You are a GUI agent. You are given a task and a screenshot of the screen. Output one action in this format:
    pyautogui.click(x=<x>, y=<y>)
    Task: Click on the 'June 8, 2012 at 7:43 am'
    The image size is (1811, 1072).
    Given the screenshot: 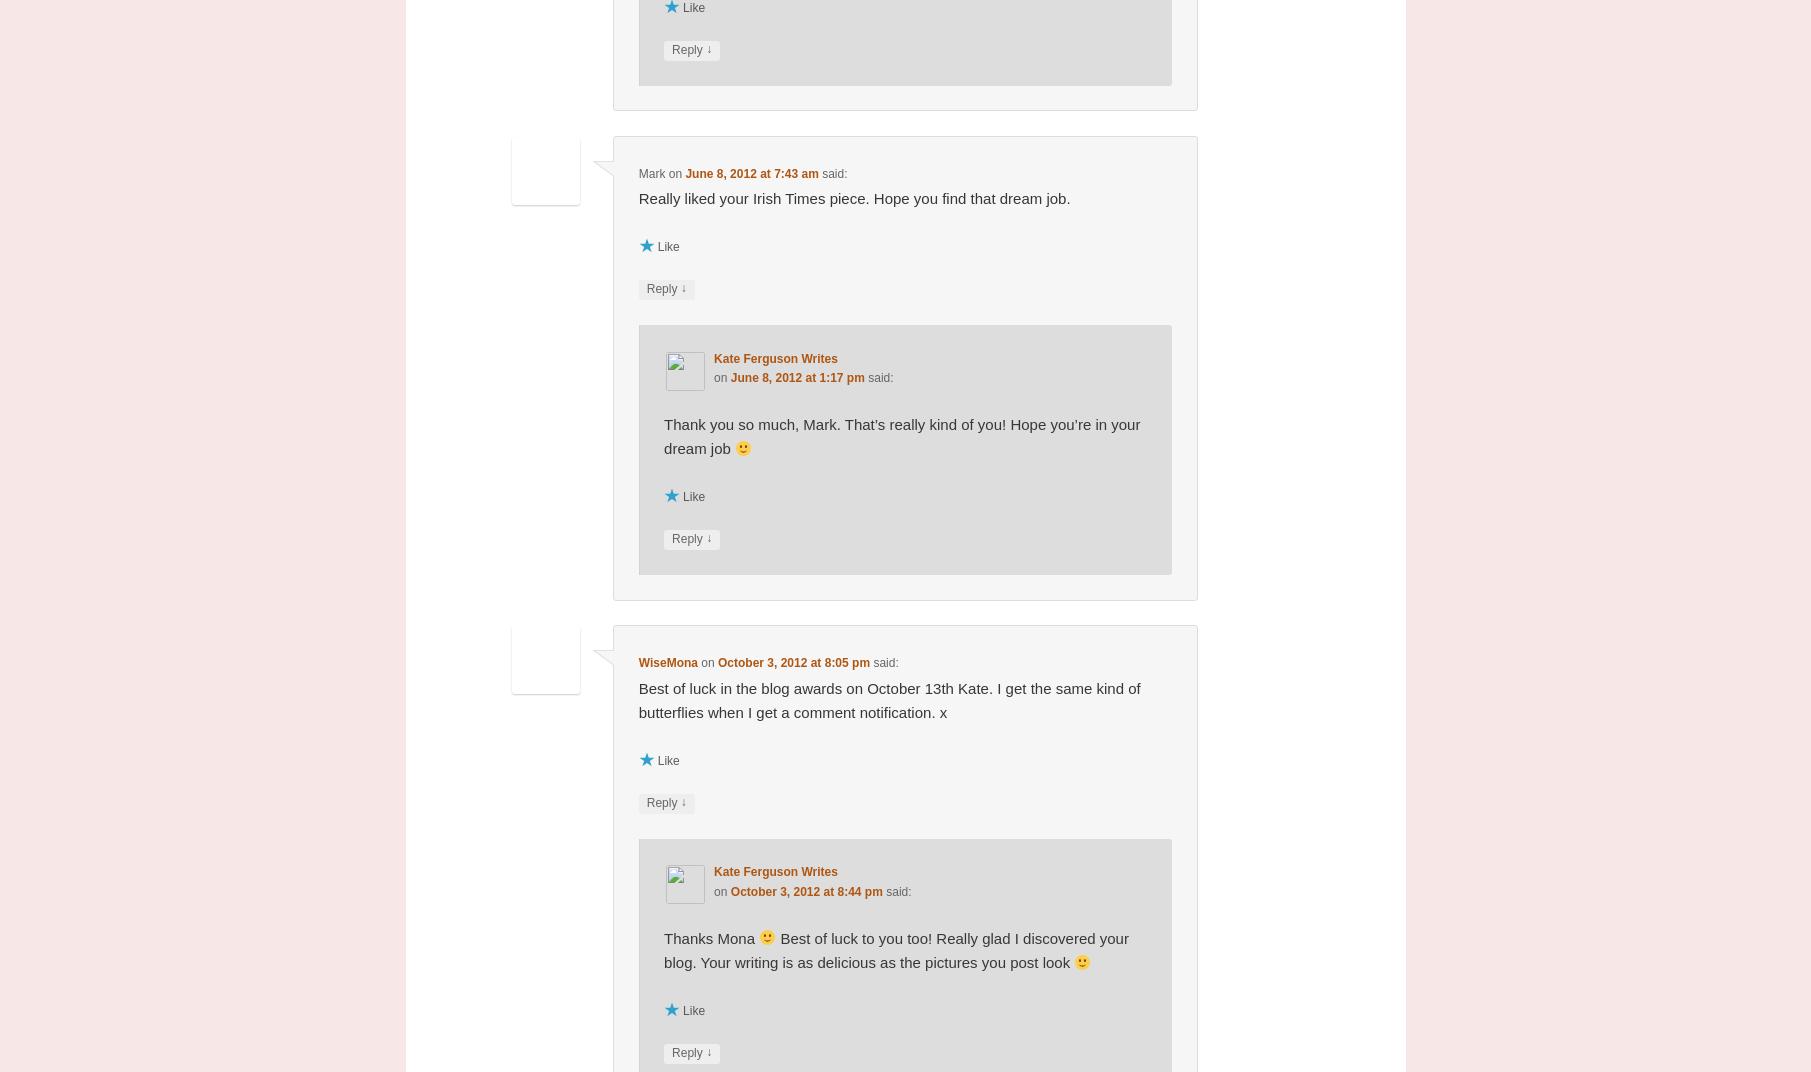 What is the action you would take?
    pyautogui.click(x=750, y=172)
    